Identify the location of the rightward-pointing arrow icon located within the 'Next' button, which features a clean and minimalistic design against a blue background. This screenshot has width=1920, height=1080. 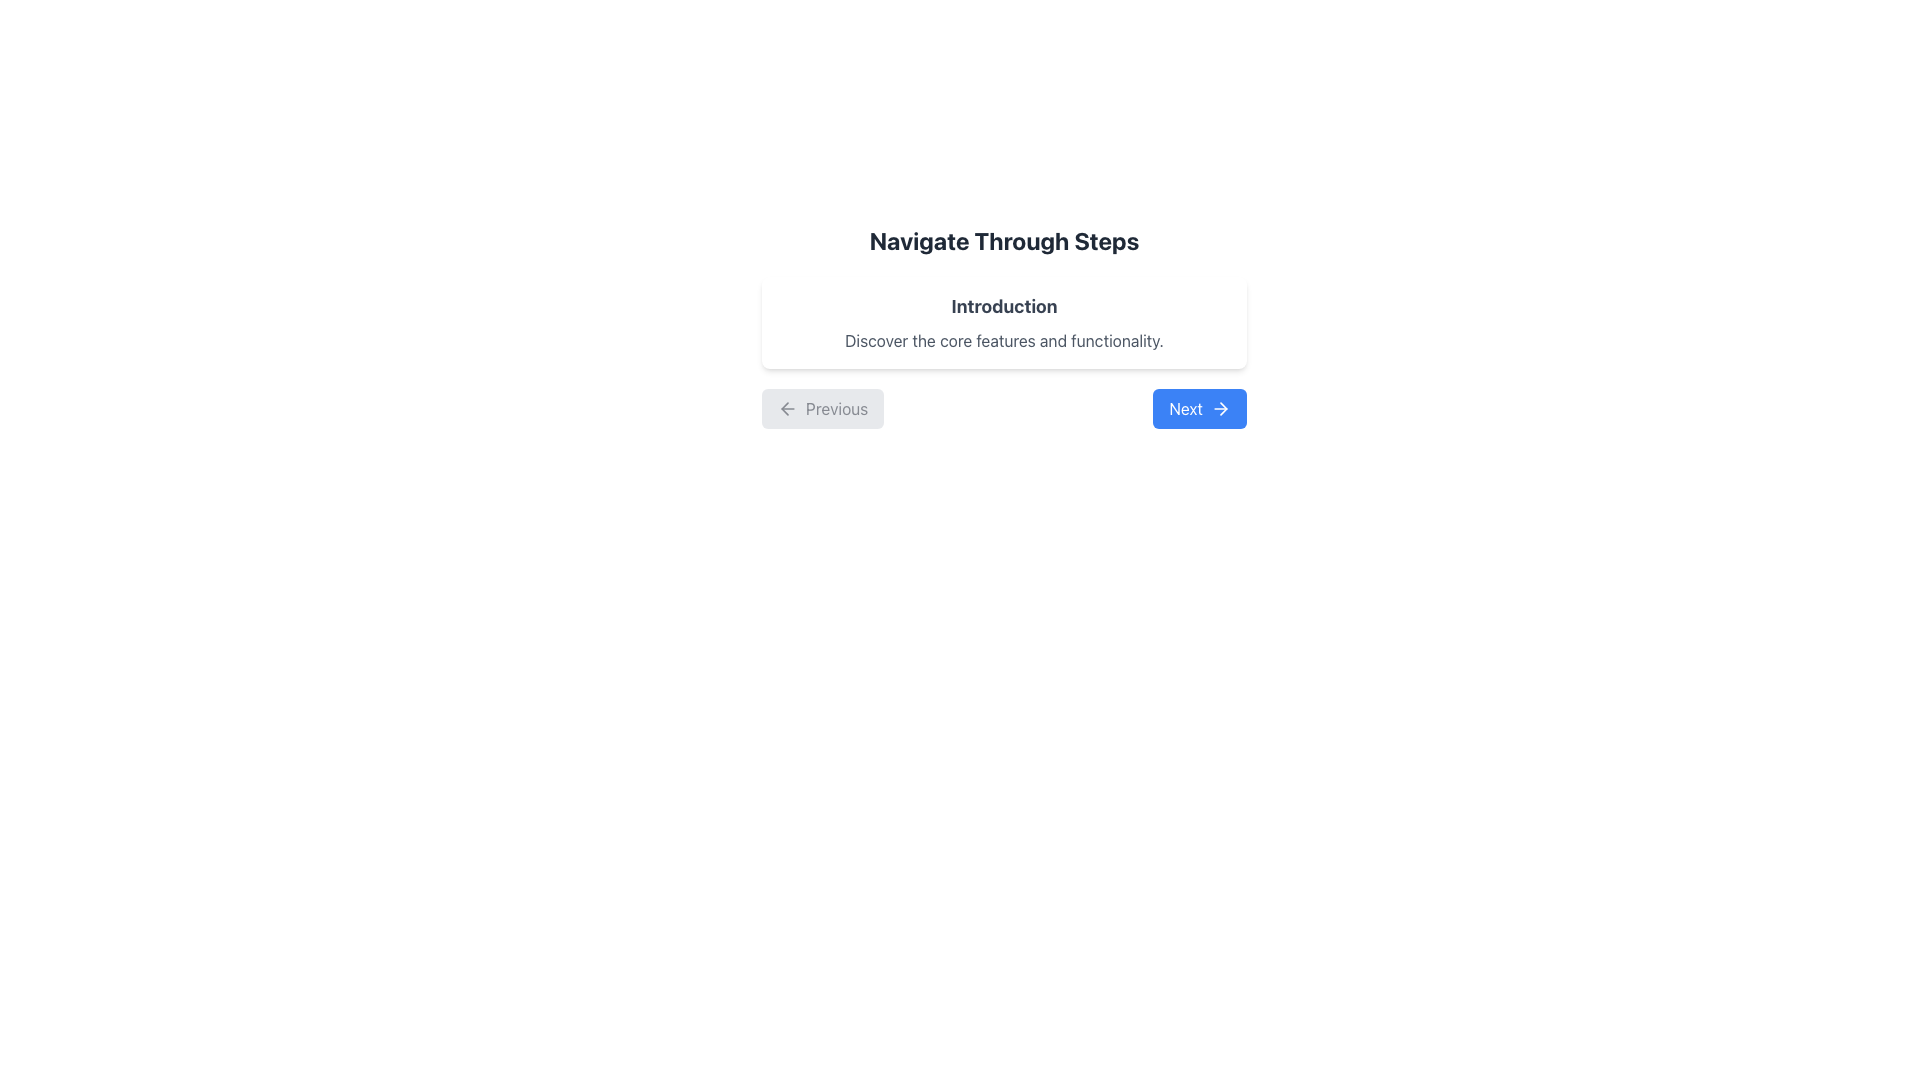
(1219, 407).